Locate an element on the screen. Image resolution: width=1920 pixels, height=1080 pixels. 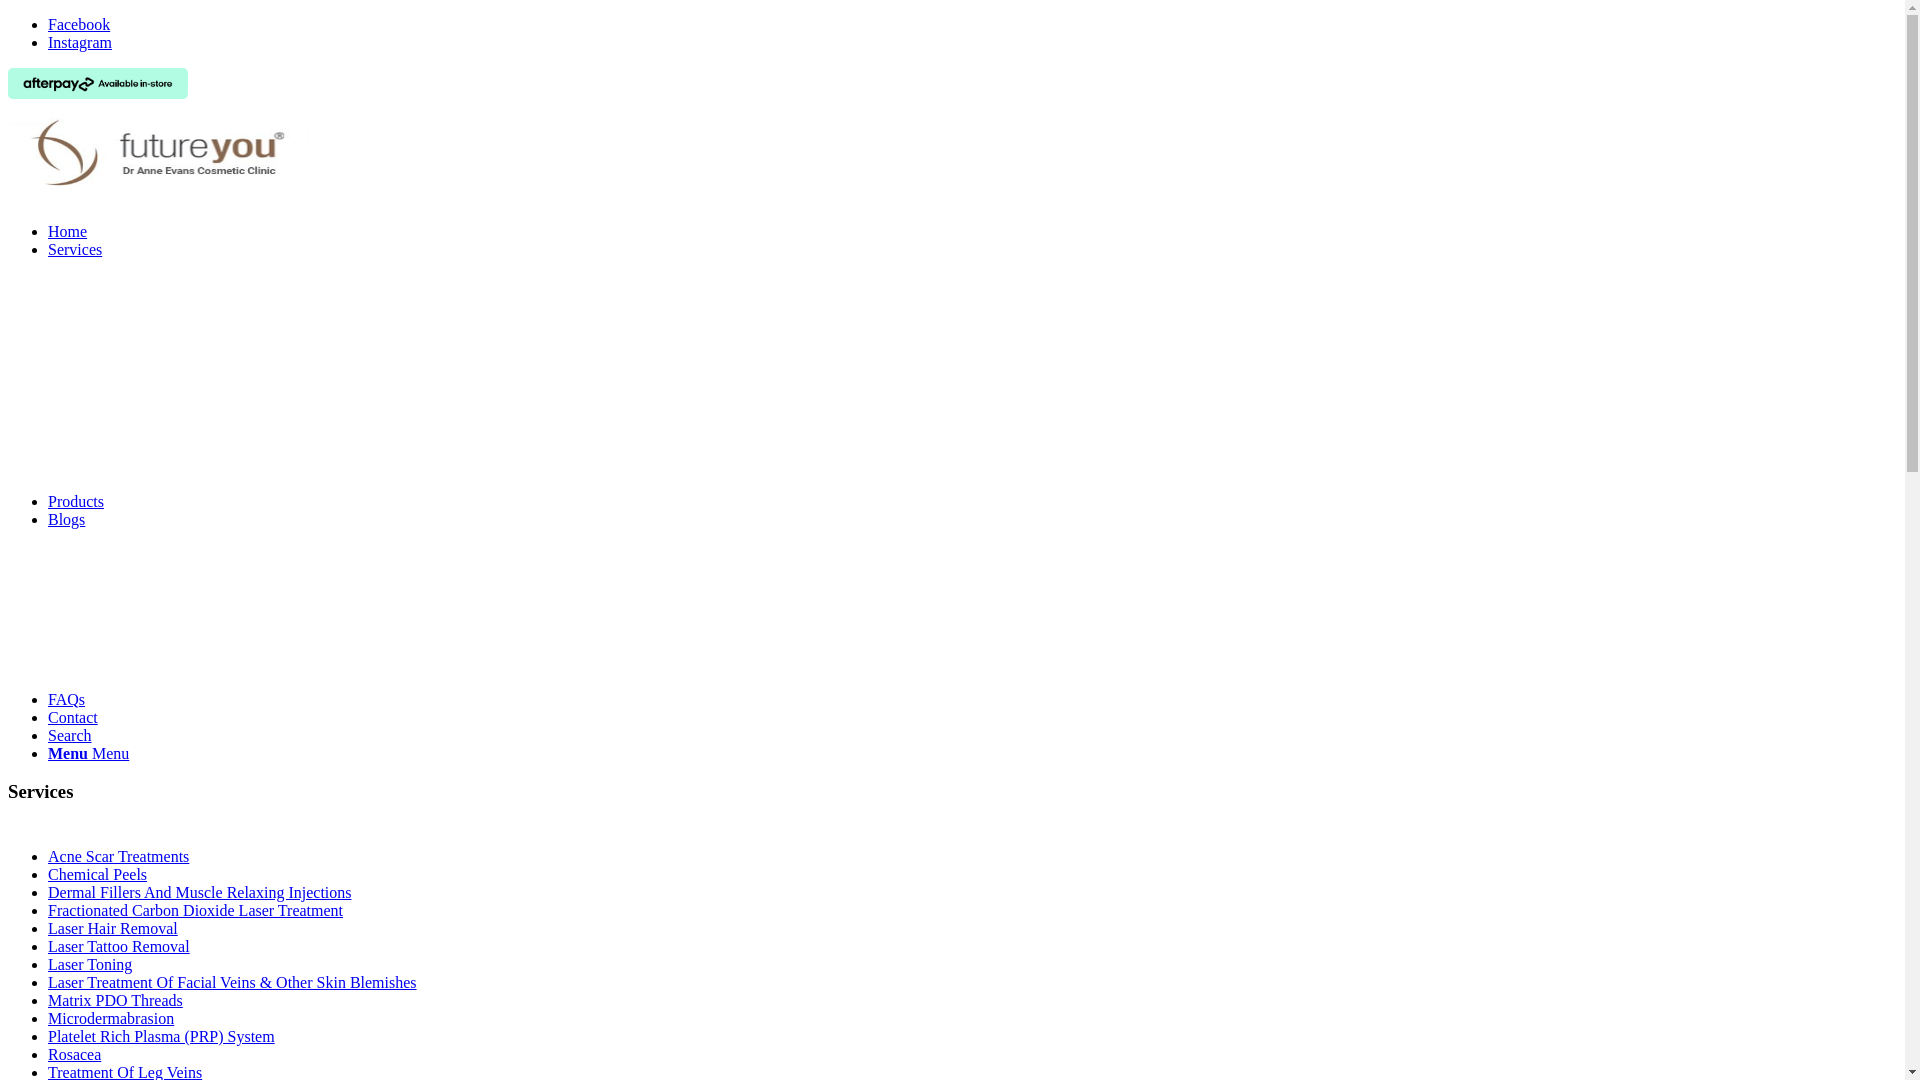
'Laser Hair Removal' is located at coordinates (112, 928).